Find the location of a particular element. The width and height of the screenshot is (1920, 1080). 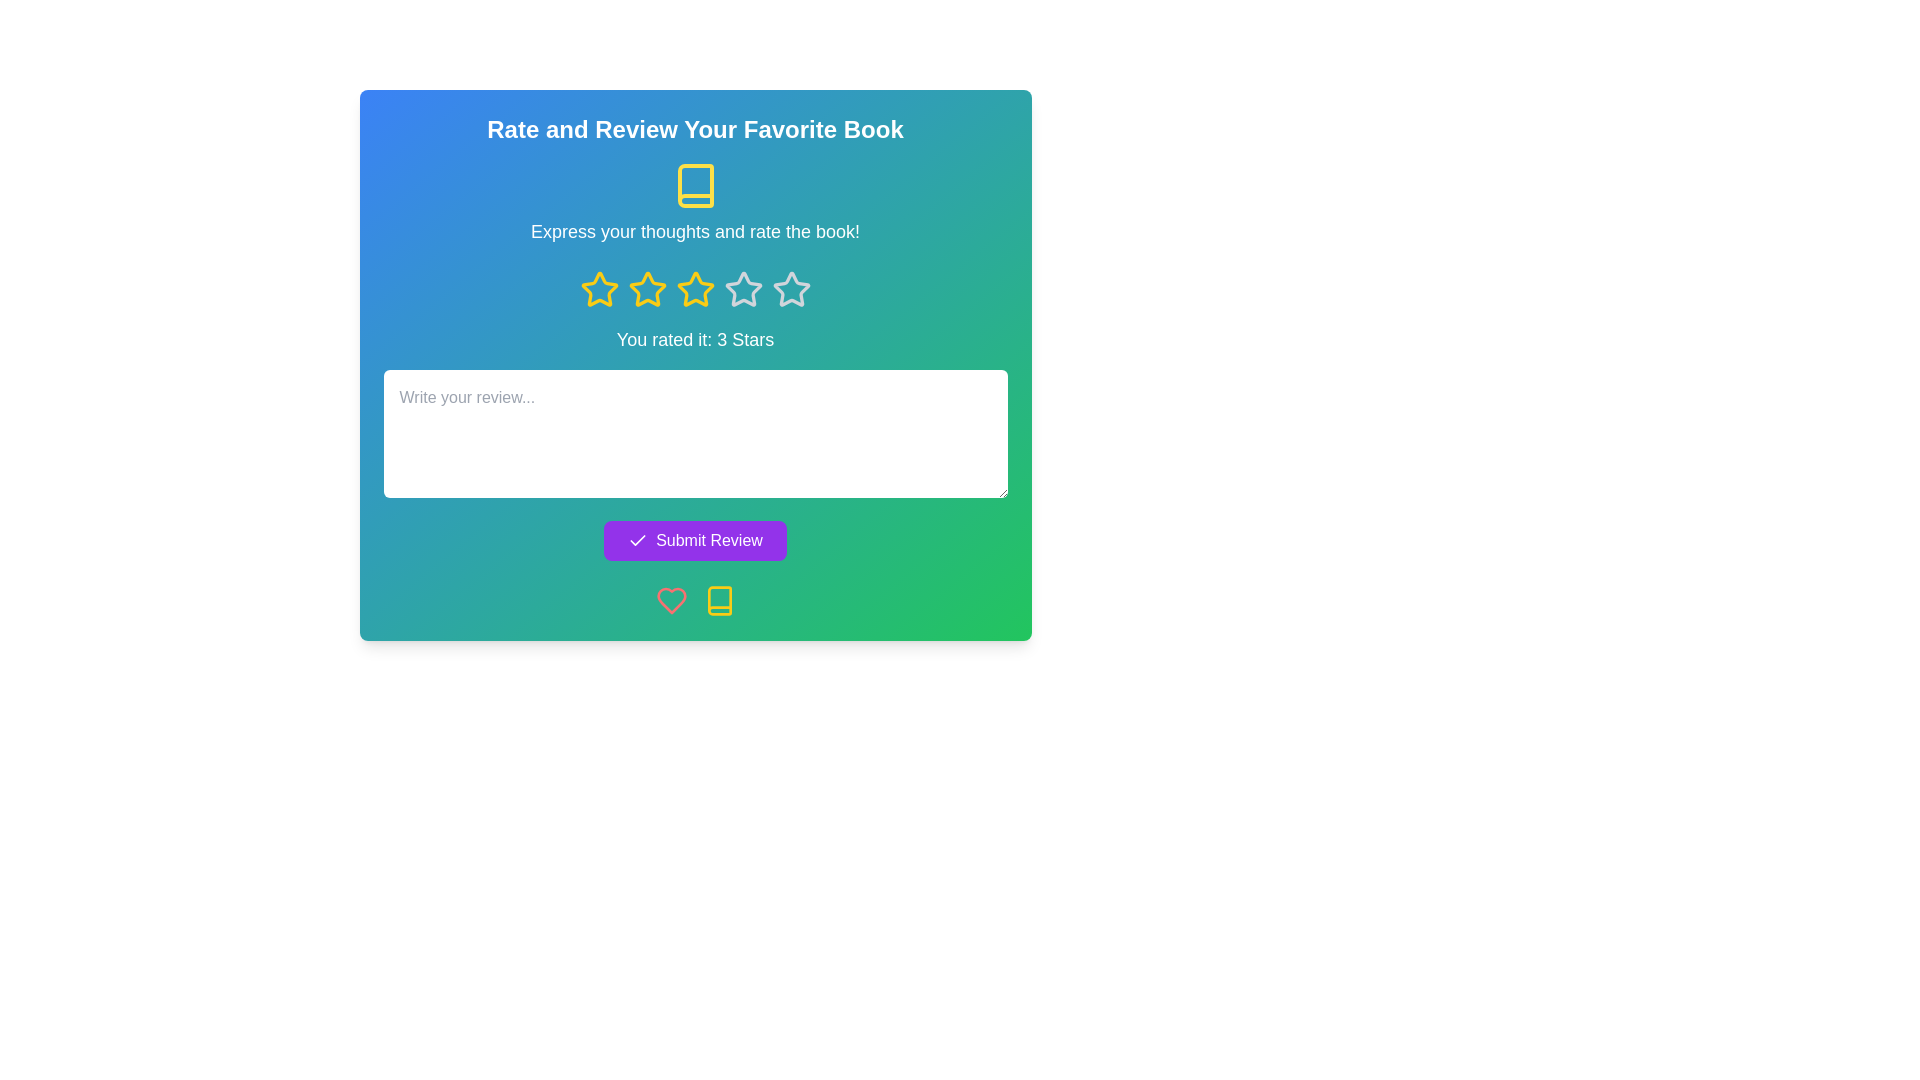

the confirmation icon located to the left of the text label within the purple 'Submit Review' button at the center bottom of the interface is located at coordinates (637, 540).